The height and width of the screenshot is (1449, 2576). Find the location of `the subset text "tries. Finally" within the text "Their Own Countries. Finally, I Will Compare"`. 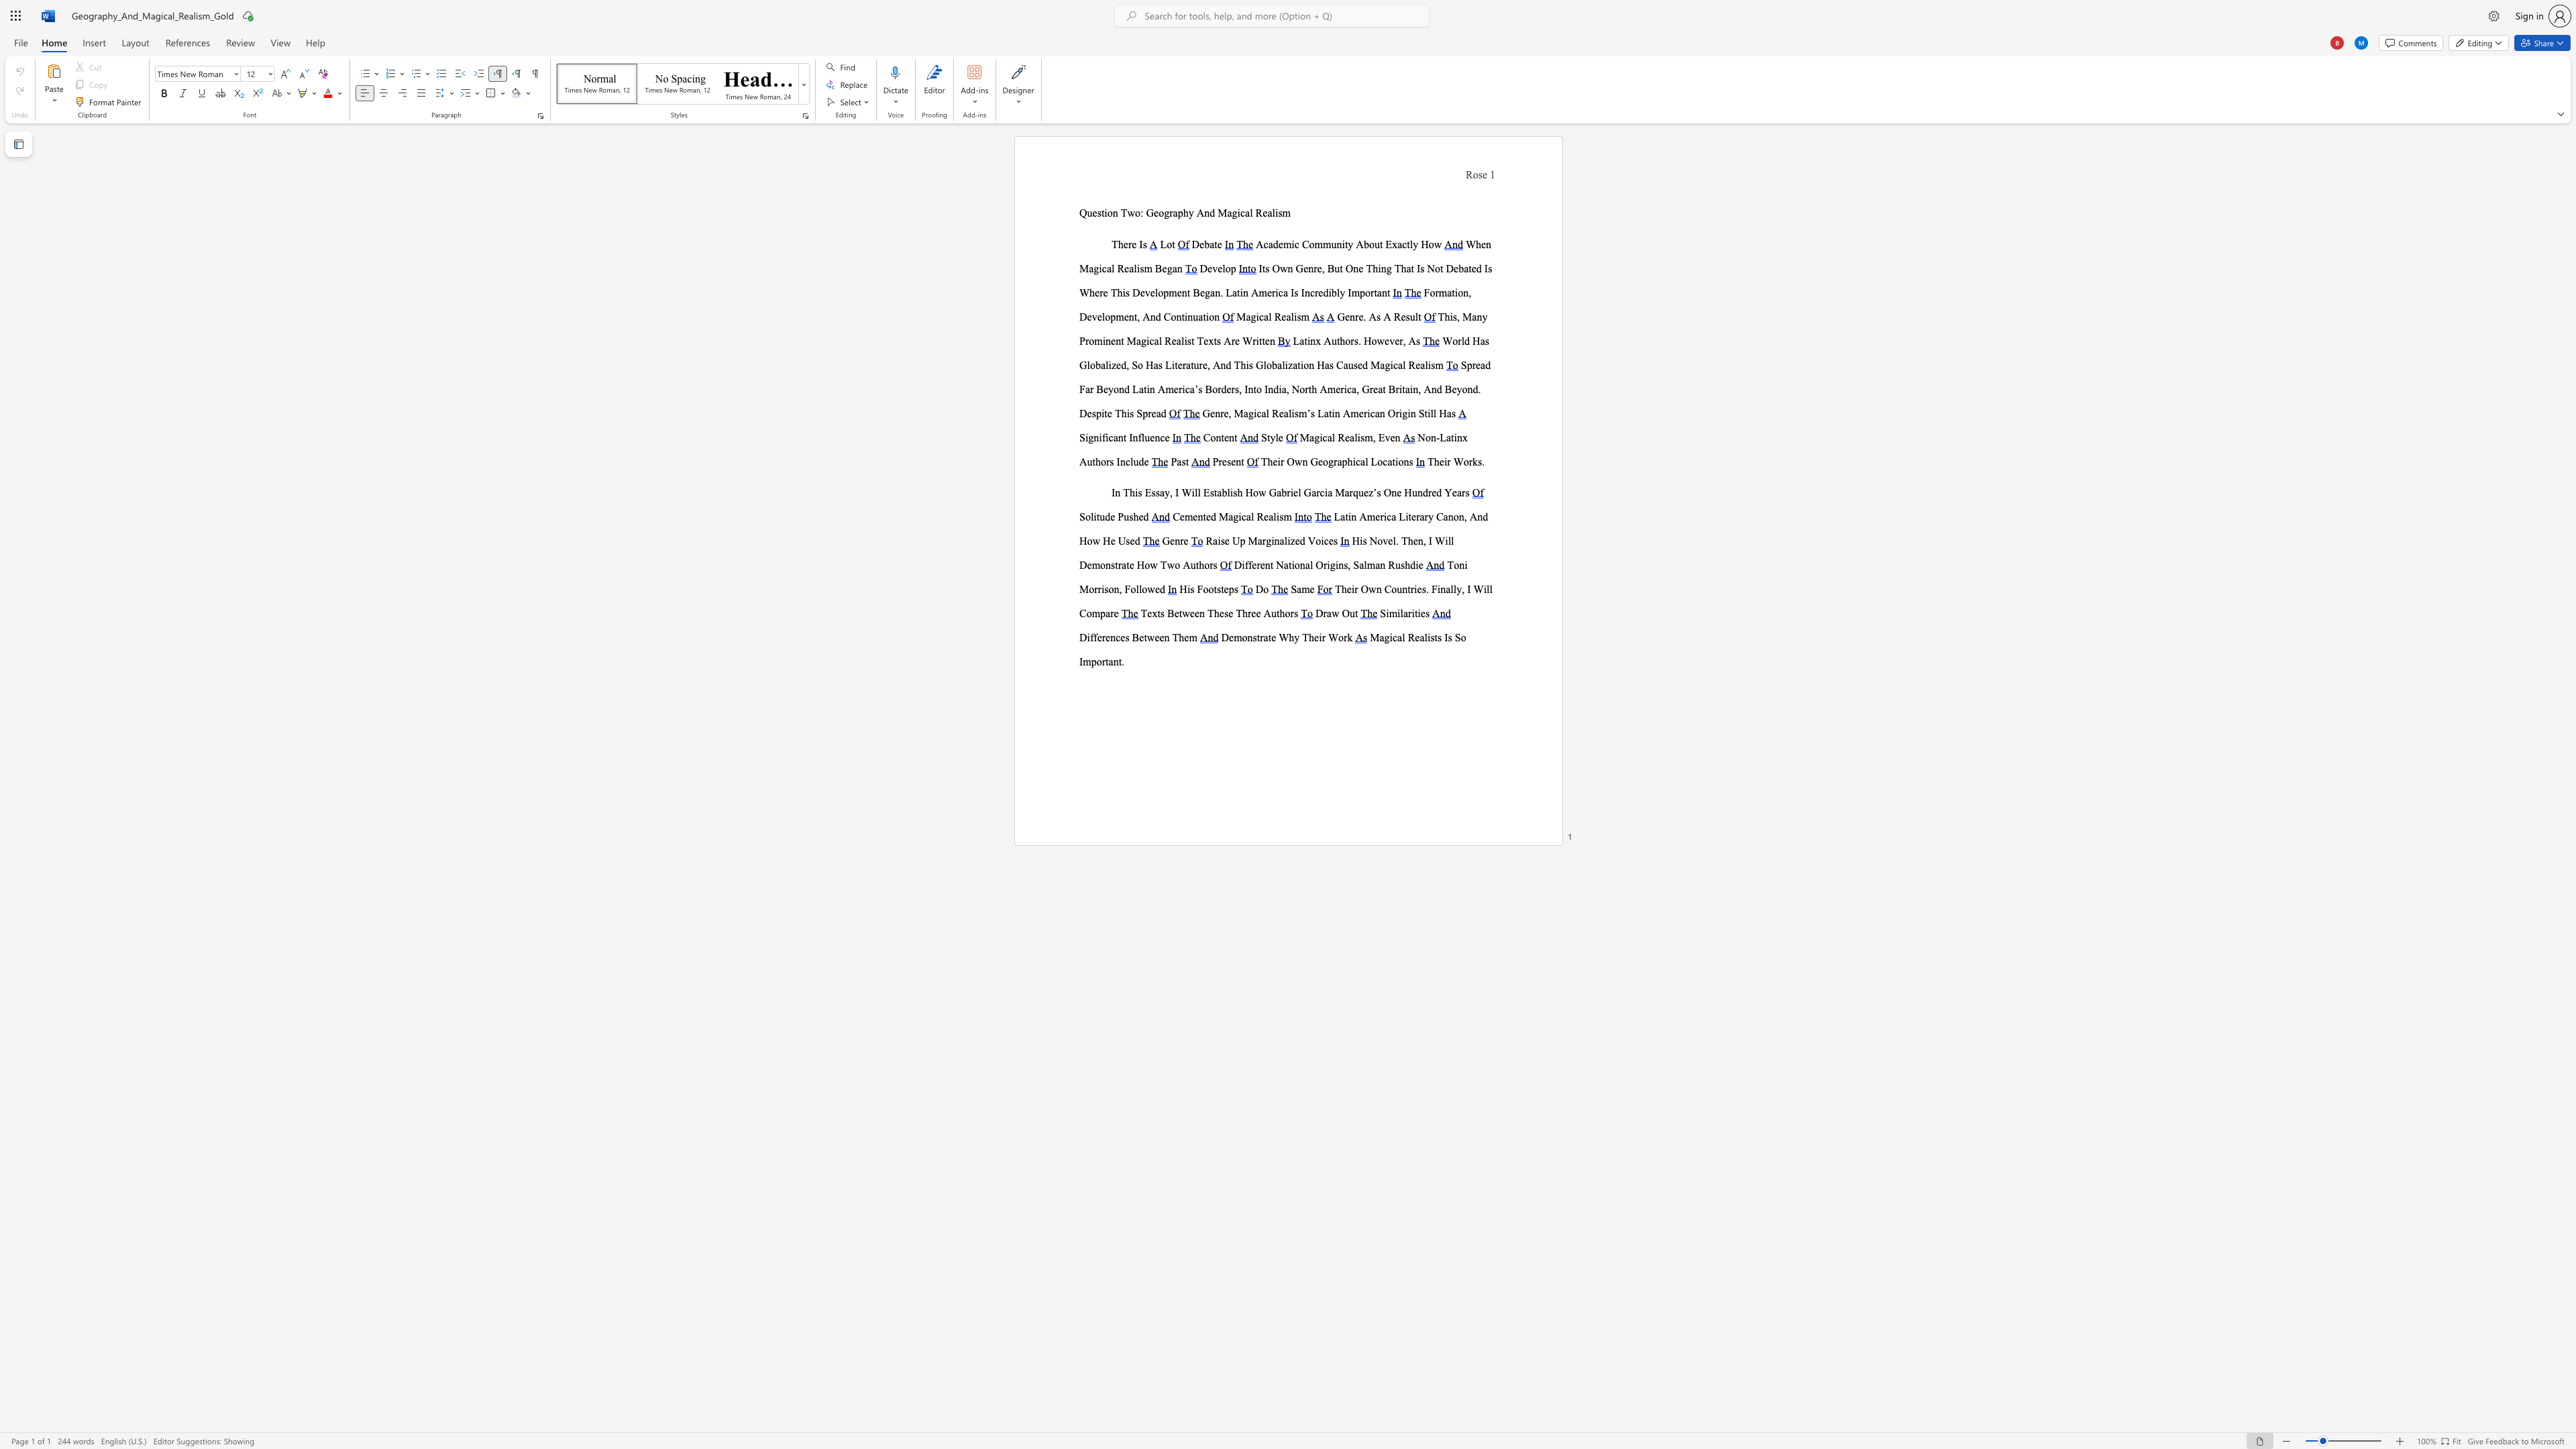

the subset text "tries. Finally" within the text "Their Own Countries. Finally, I Will Compare" is located at coordinates (1407, 588).